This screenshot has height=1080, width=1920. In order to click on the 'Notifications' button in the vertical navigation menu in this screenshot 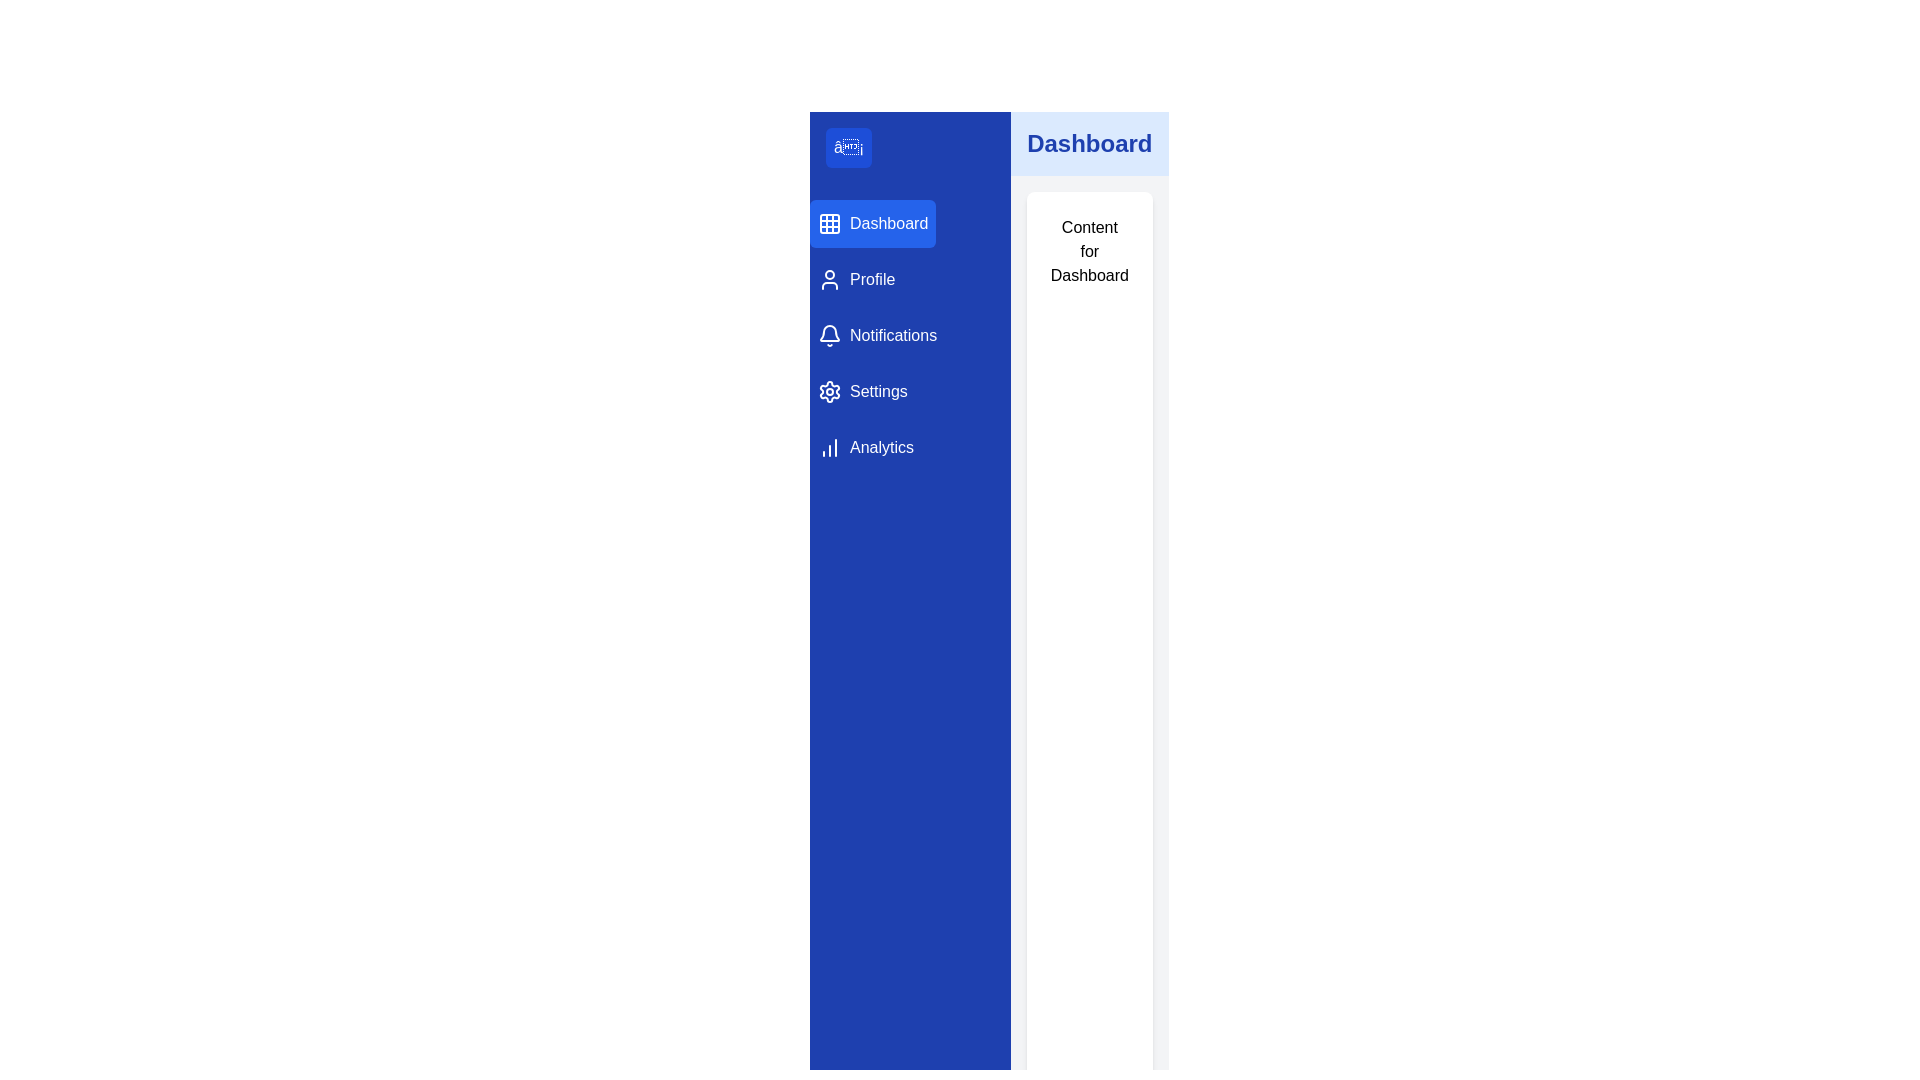, I will do `click(909, 334)`.